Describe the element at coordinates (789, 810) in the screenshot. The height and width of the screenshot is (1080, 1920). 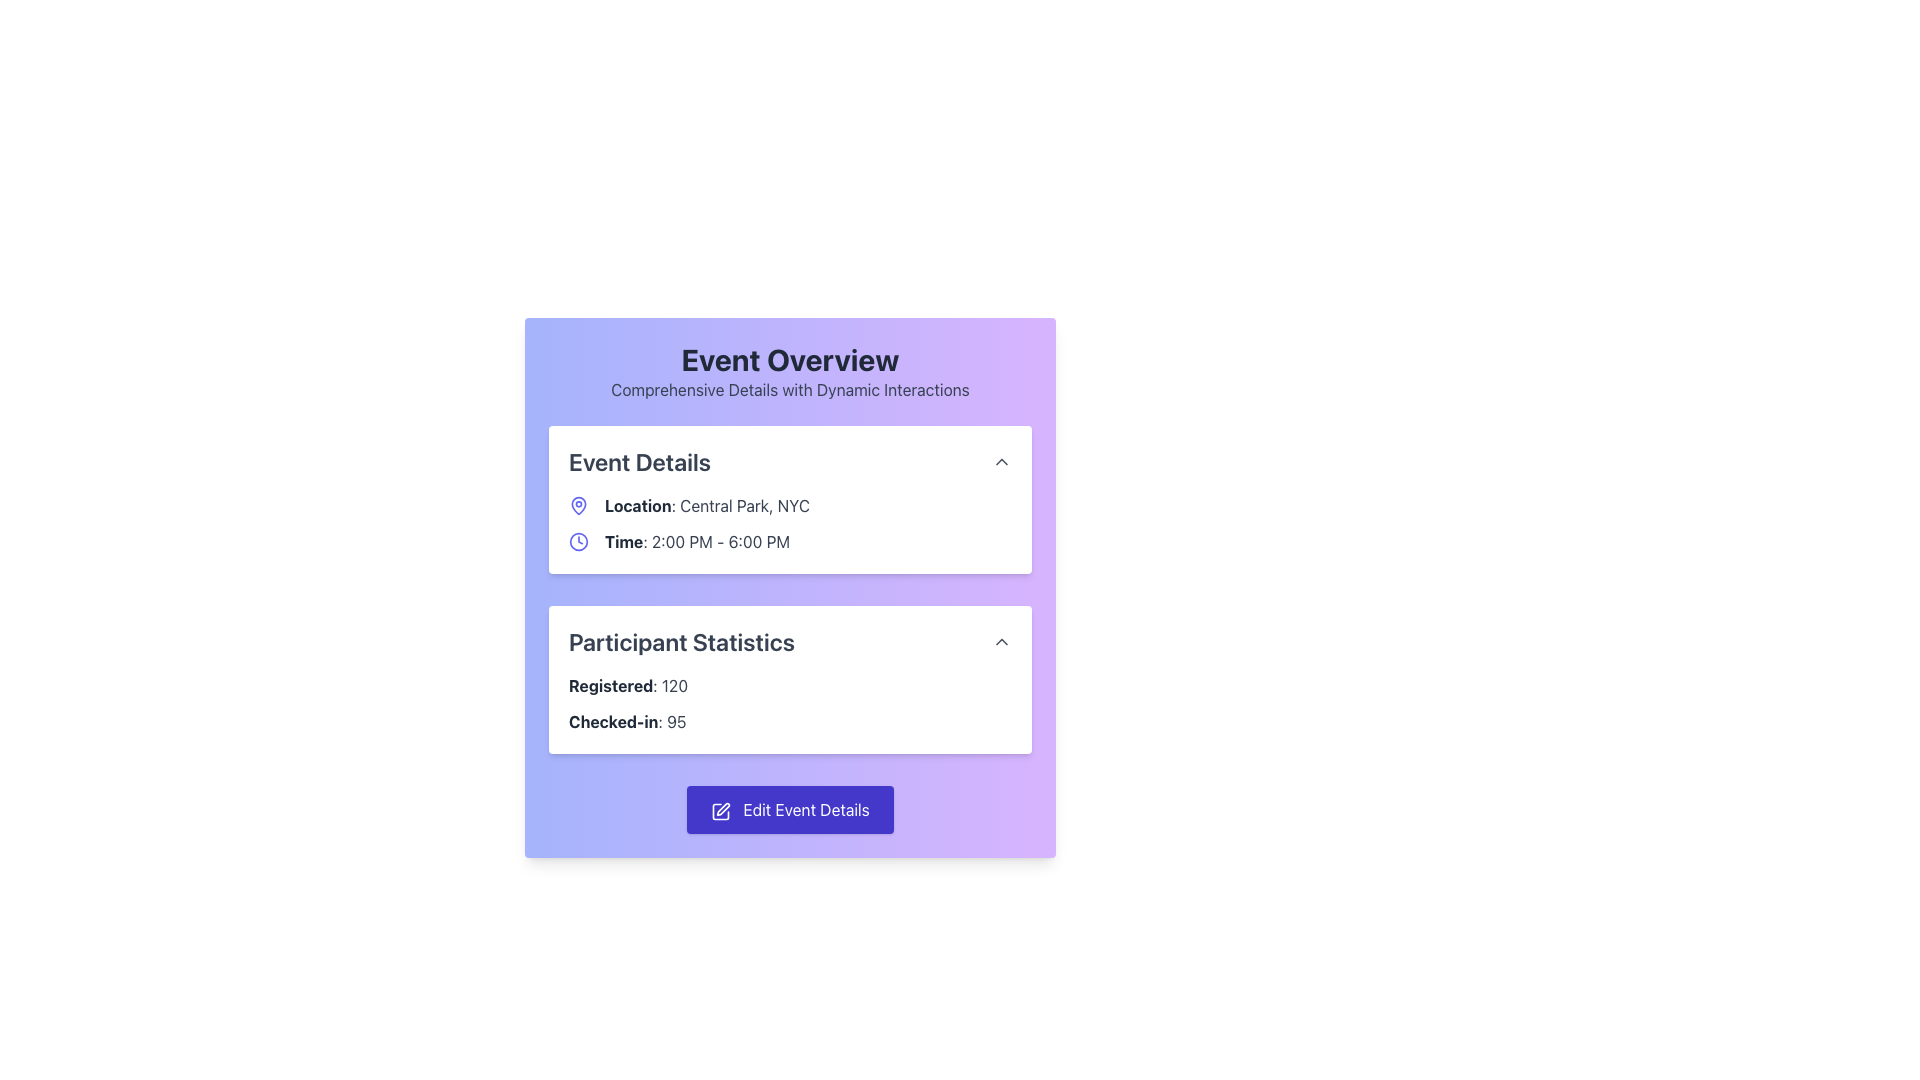
I see `the button located below the 'Participant Statistics' section` at that location.